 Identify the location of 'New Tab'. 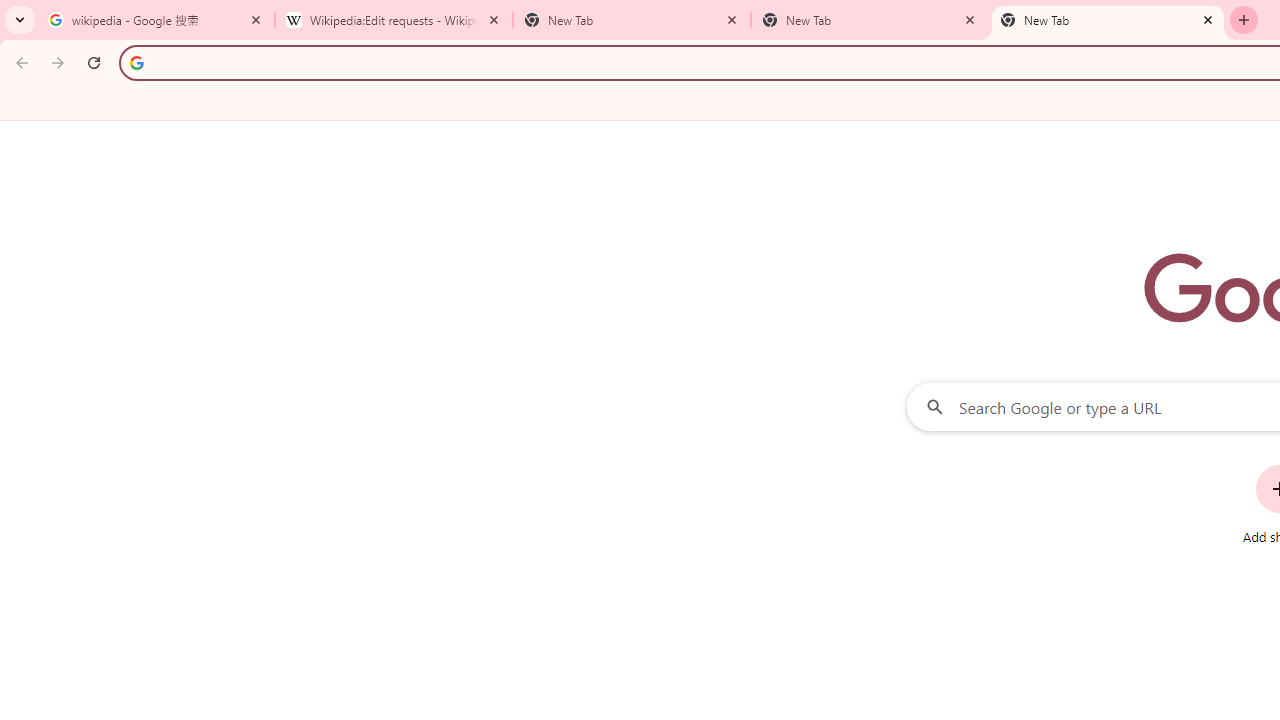
(1107, 20).